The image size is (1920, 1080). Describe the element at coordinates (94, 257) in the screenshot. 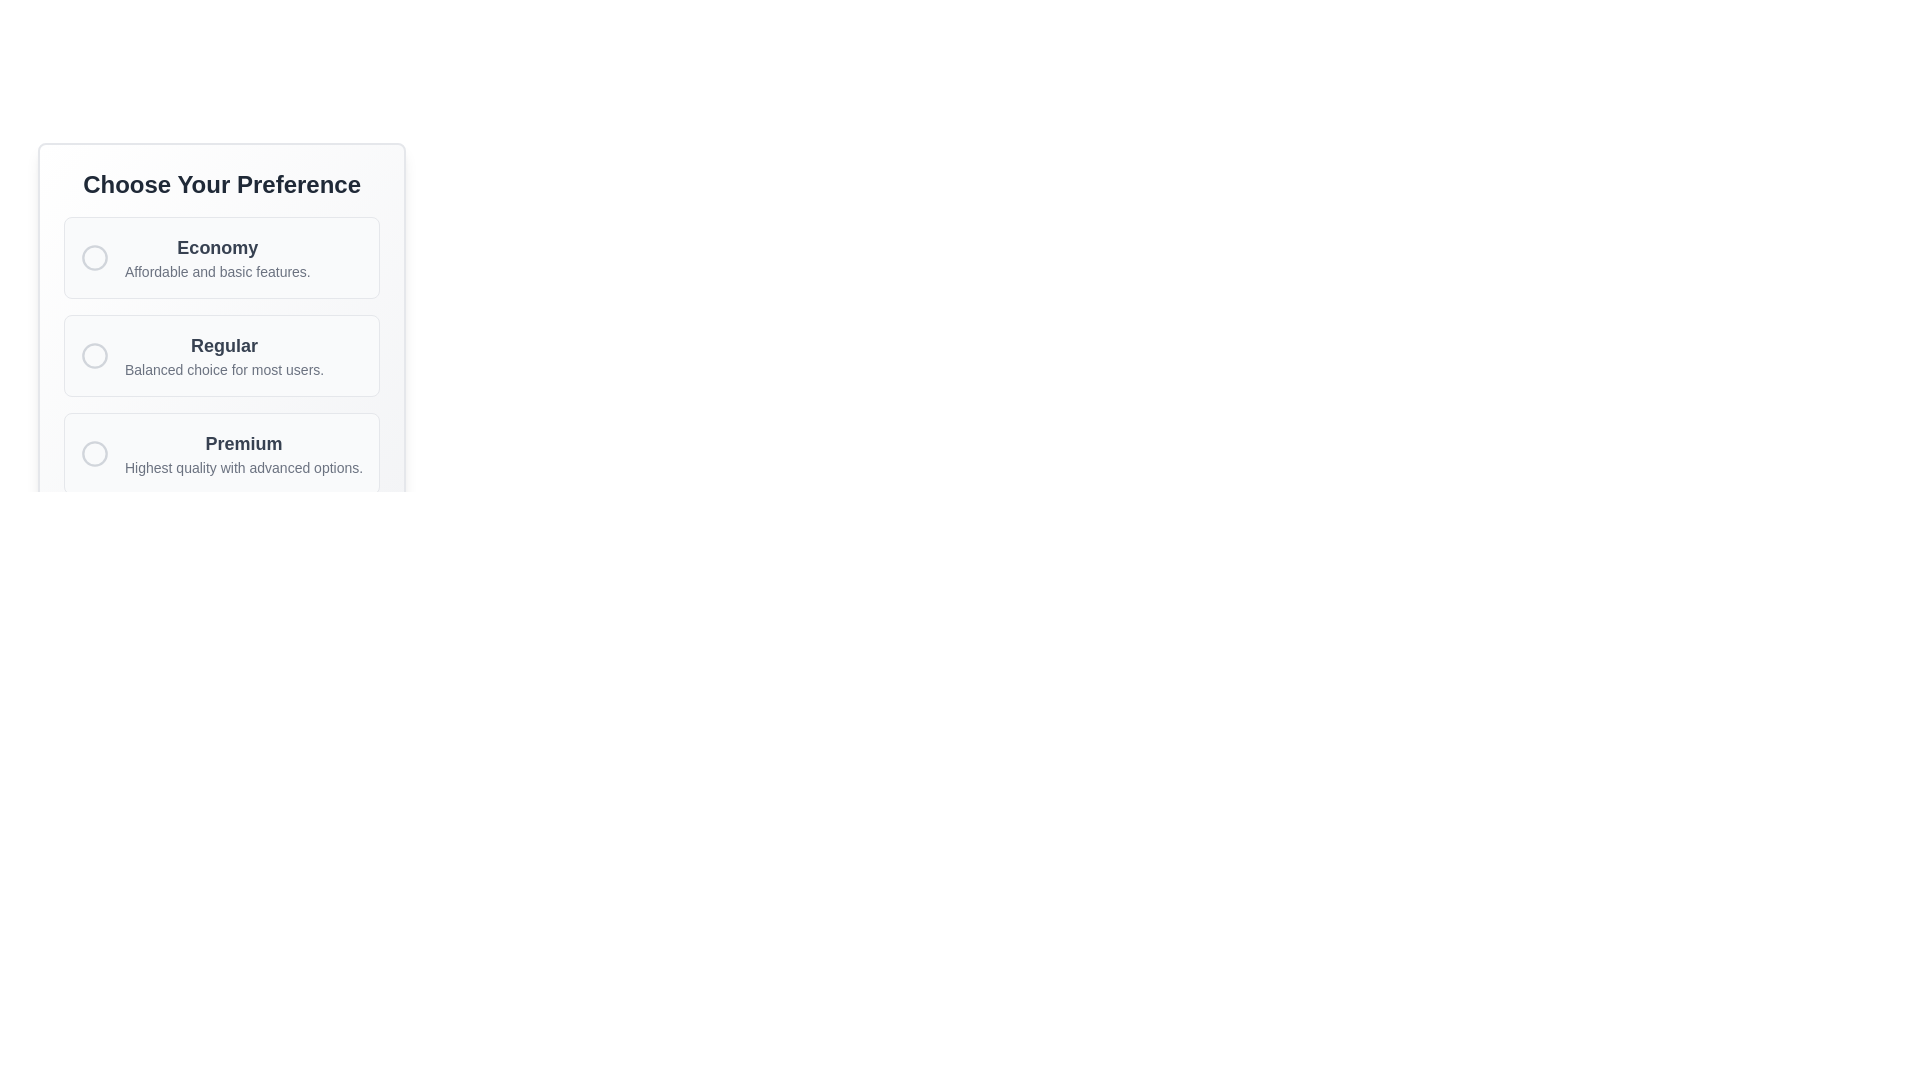

I see `the first radio button in the selection panel` at that location.